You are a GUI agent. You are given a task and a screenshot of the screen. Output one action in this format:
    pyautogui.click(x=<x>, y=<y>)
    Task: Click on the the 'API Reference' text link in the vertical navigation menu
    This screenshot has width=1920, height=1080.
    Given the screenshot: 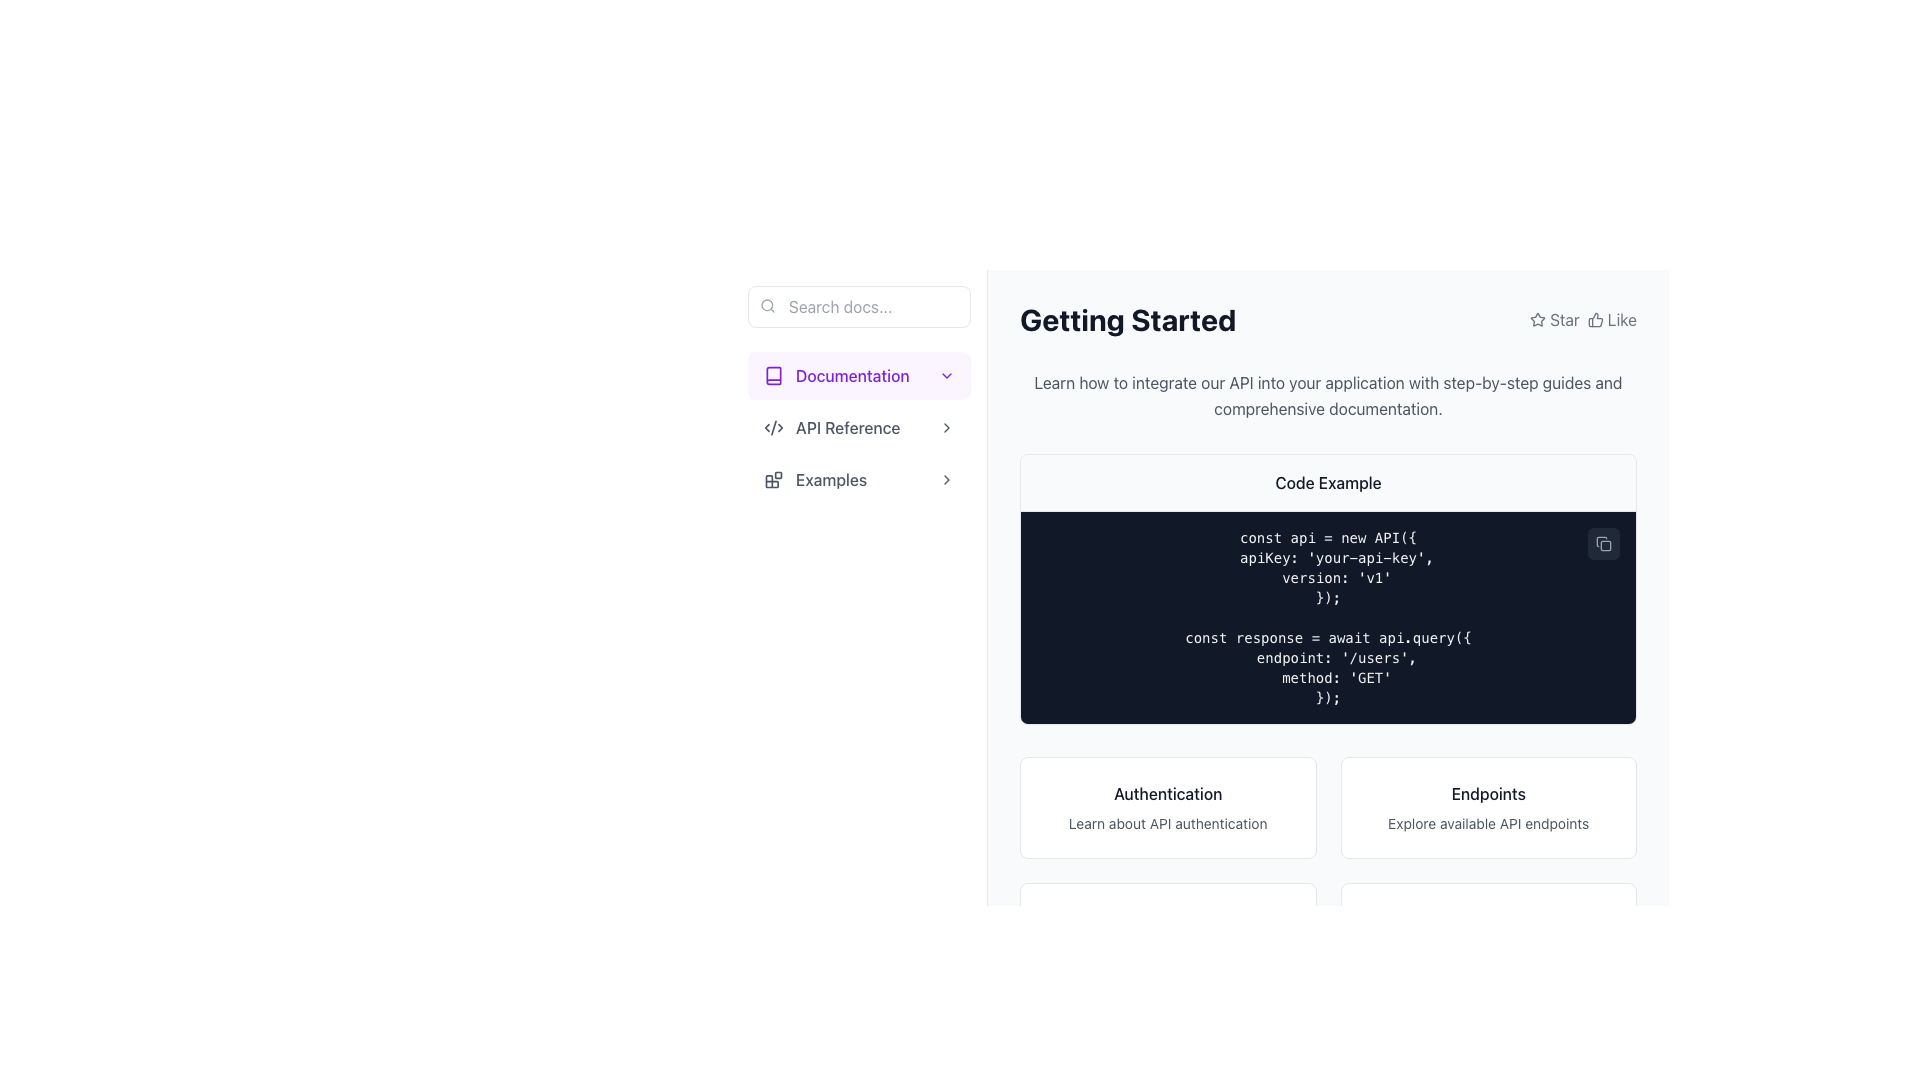 What is the action you would take?
    pyautogui.click(x=848, y=427)
    